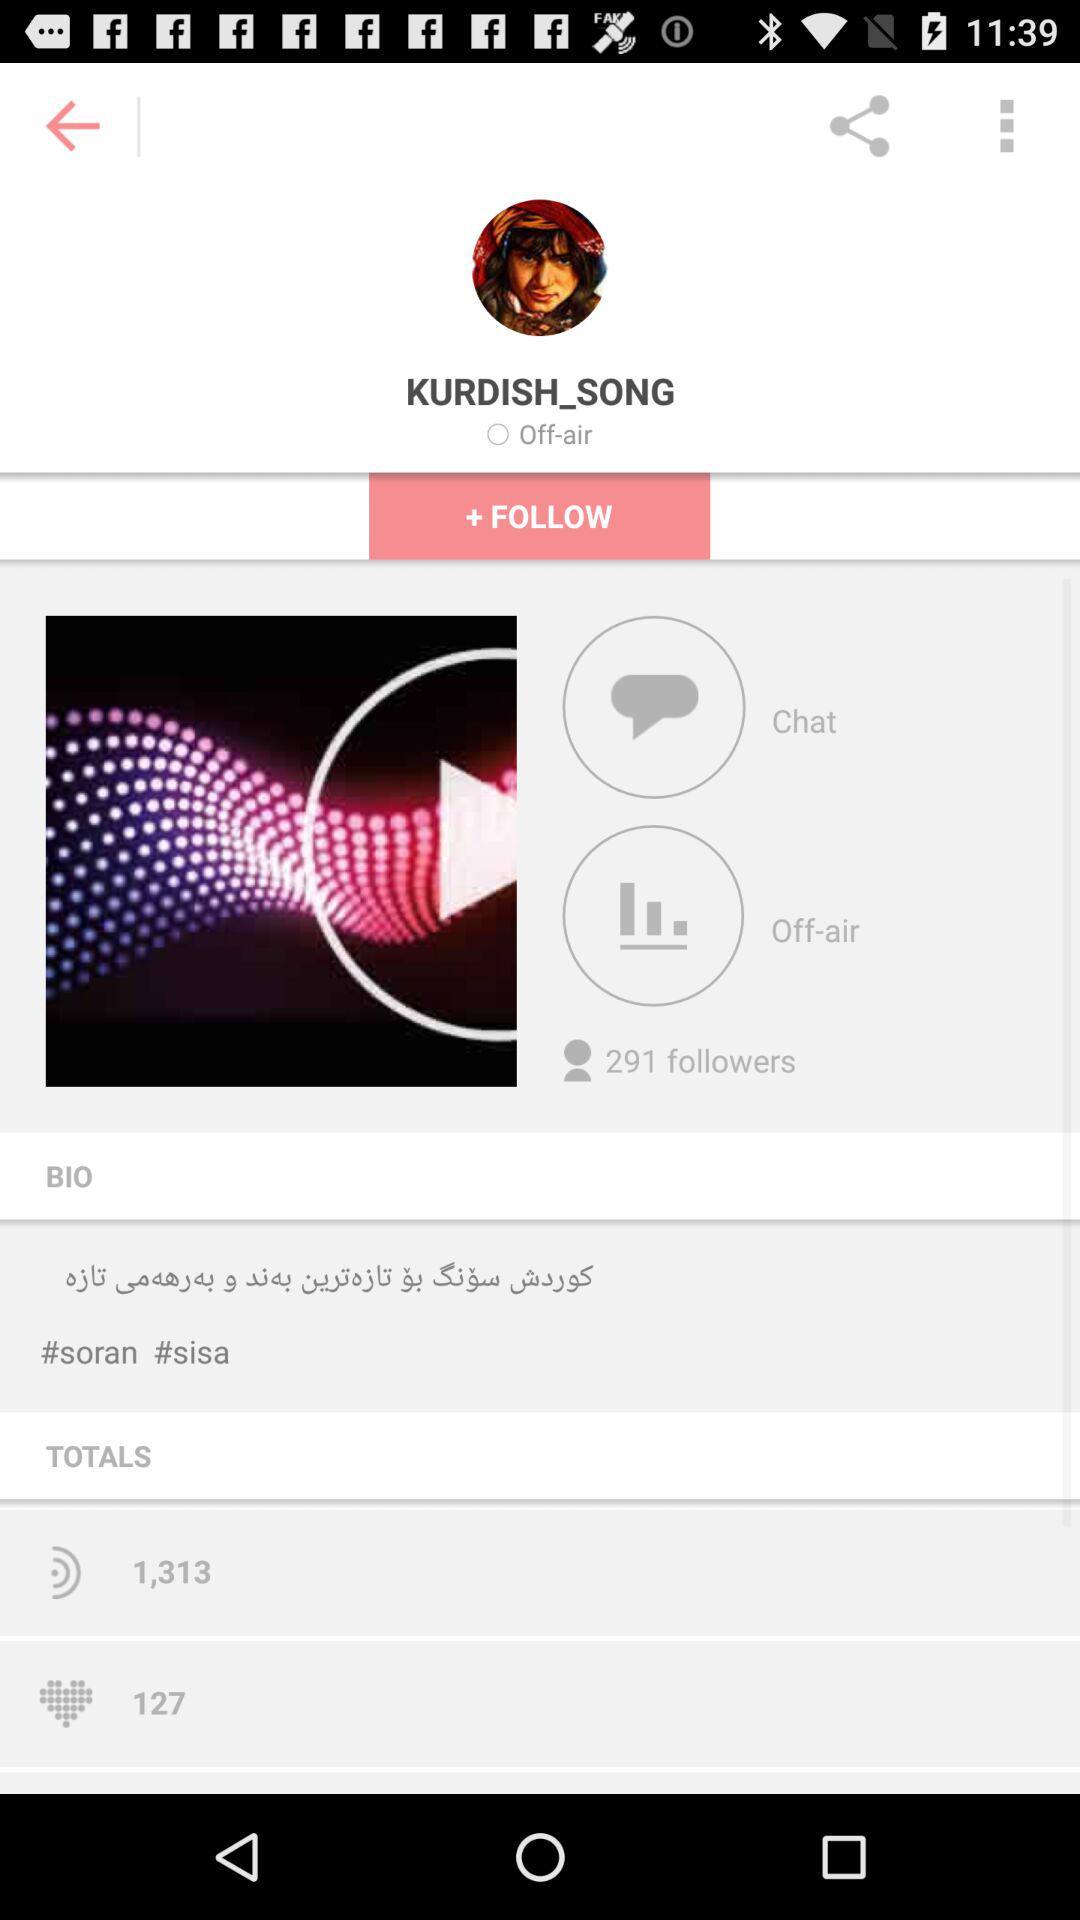 The width and height of the screenshot is (1080, 1920). I want to click on the chat icon, so click(654, 755).